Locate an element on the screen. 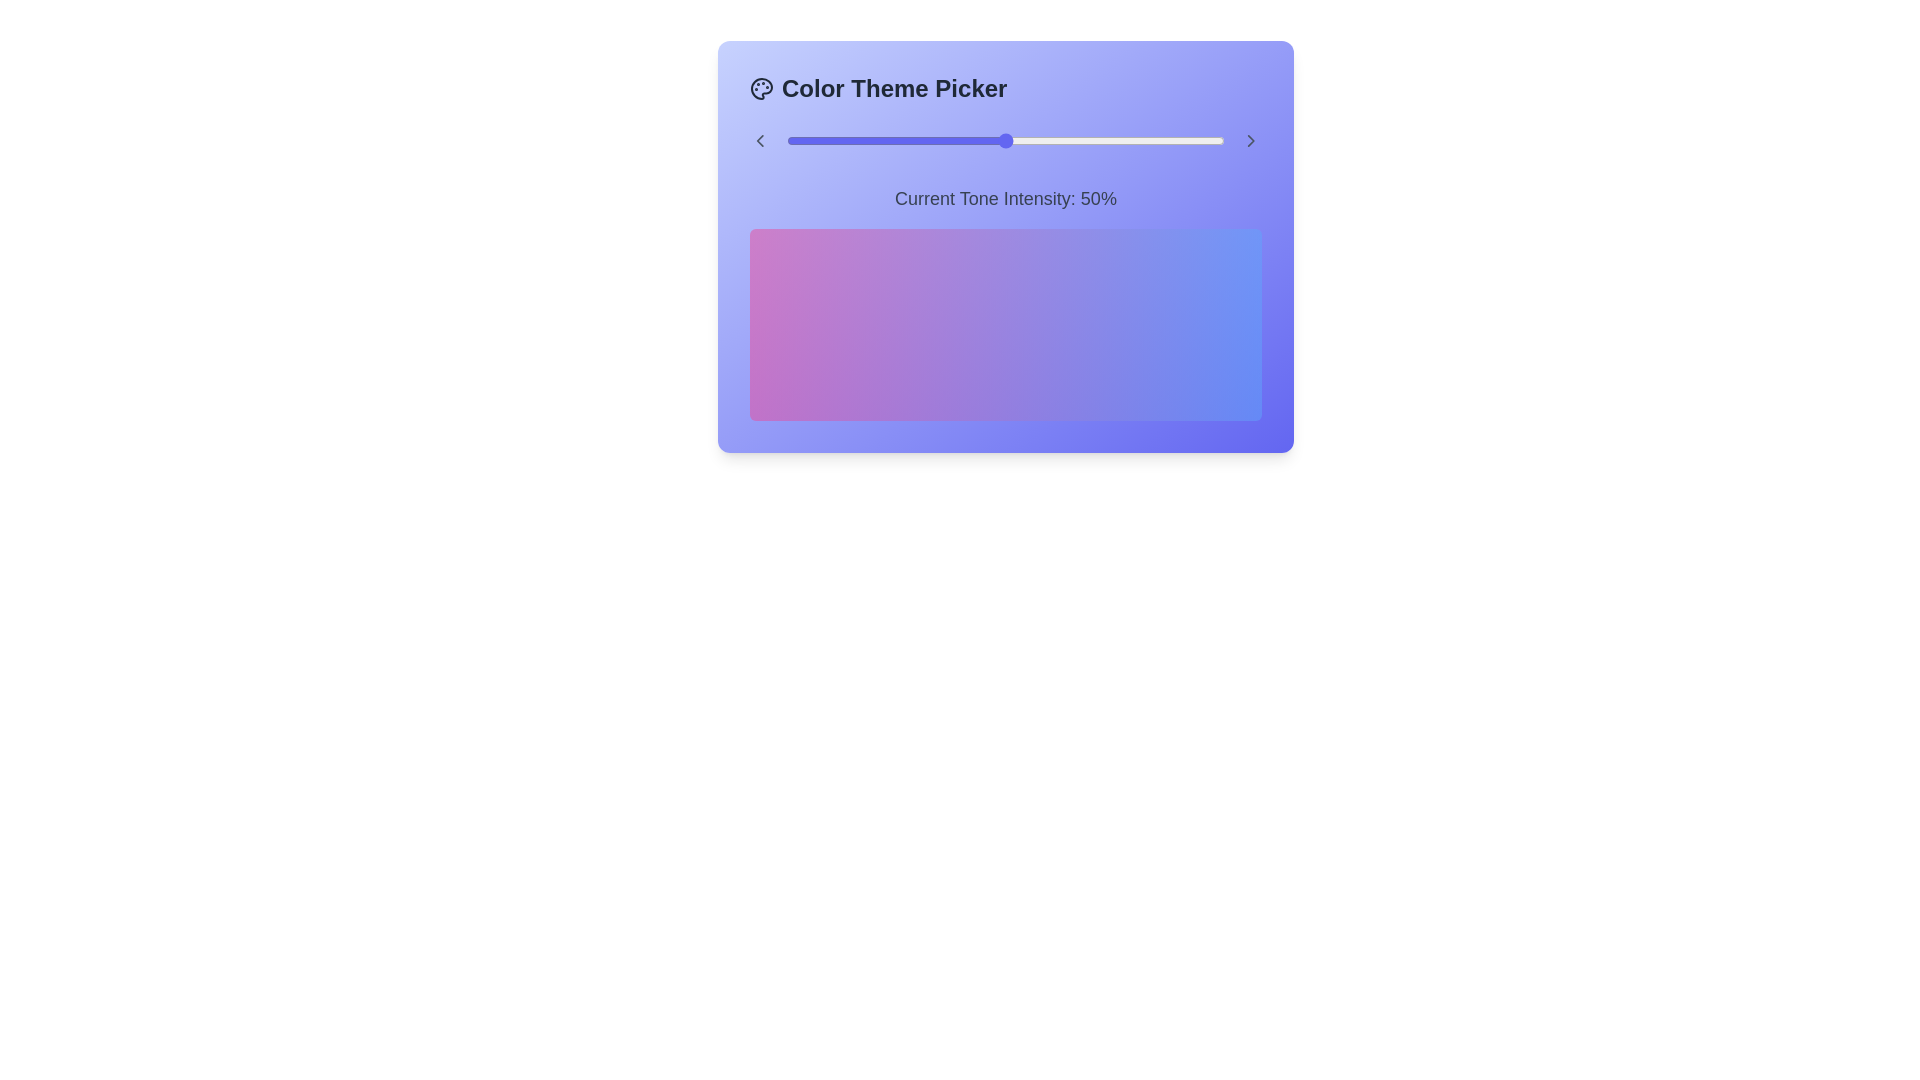 The image size is (1920, 1080). the gradient display area is located at coordinates (1006, 323).